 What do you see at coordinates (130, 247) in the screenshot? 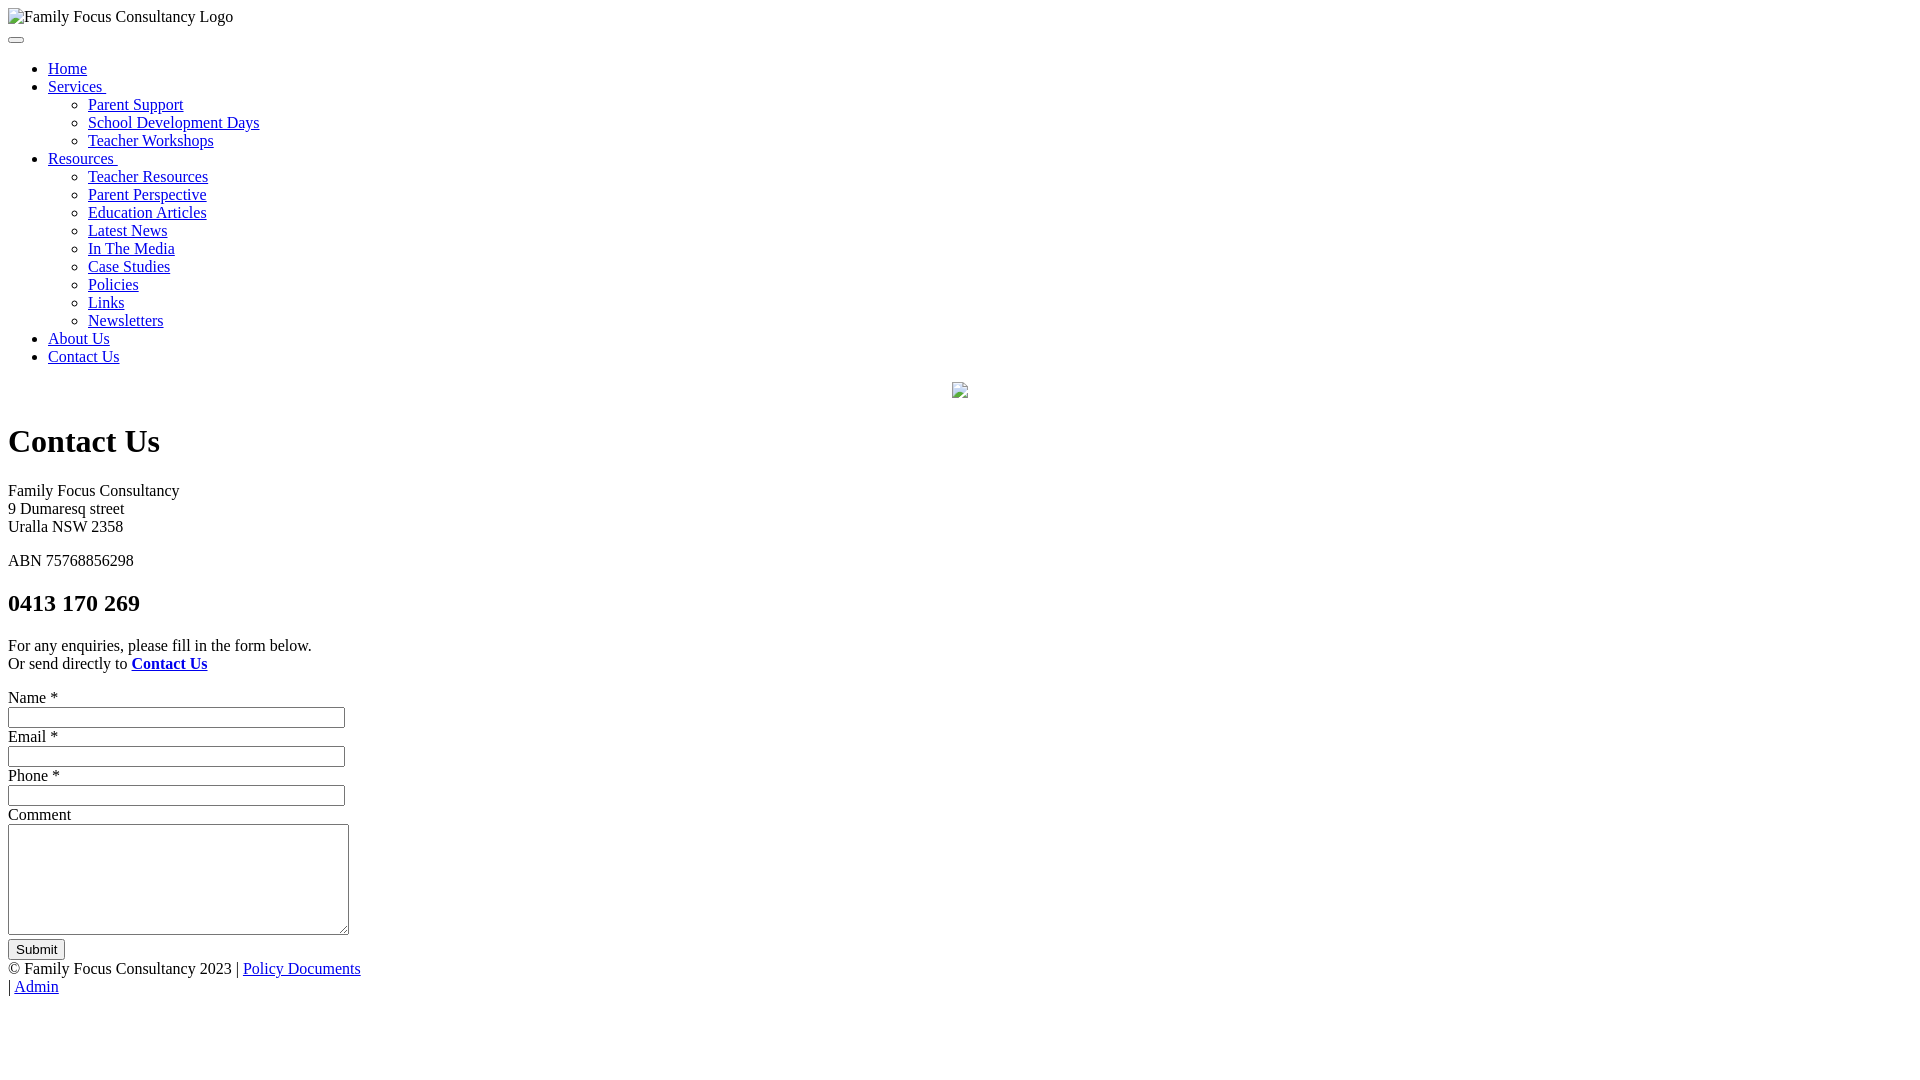
I see `'In The Media'` at bounding box center [130, 247].